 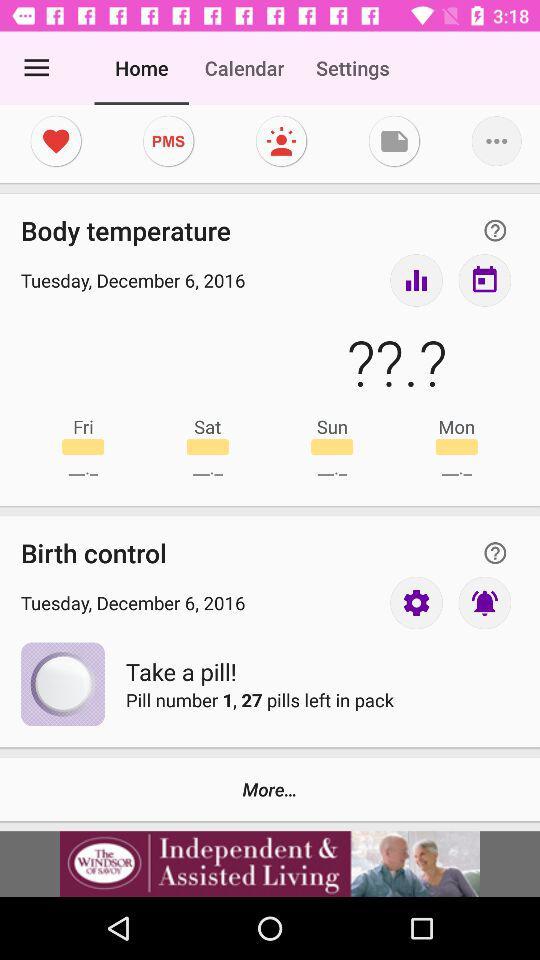 I want to click on screen page, so click(x=280, y=140).